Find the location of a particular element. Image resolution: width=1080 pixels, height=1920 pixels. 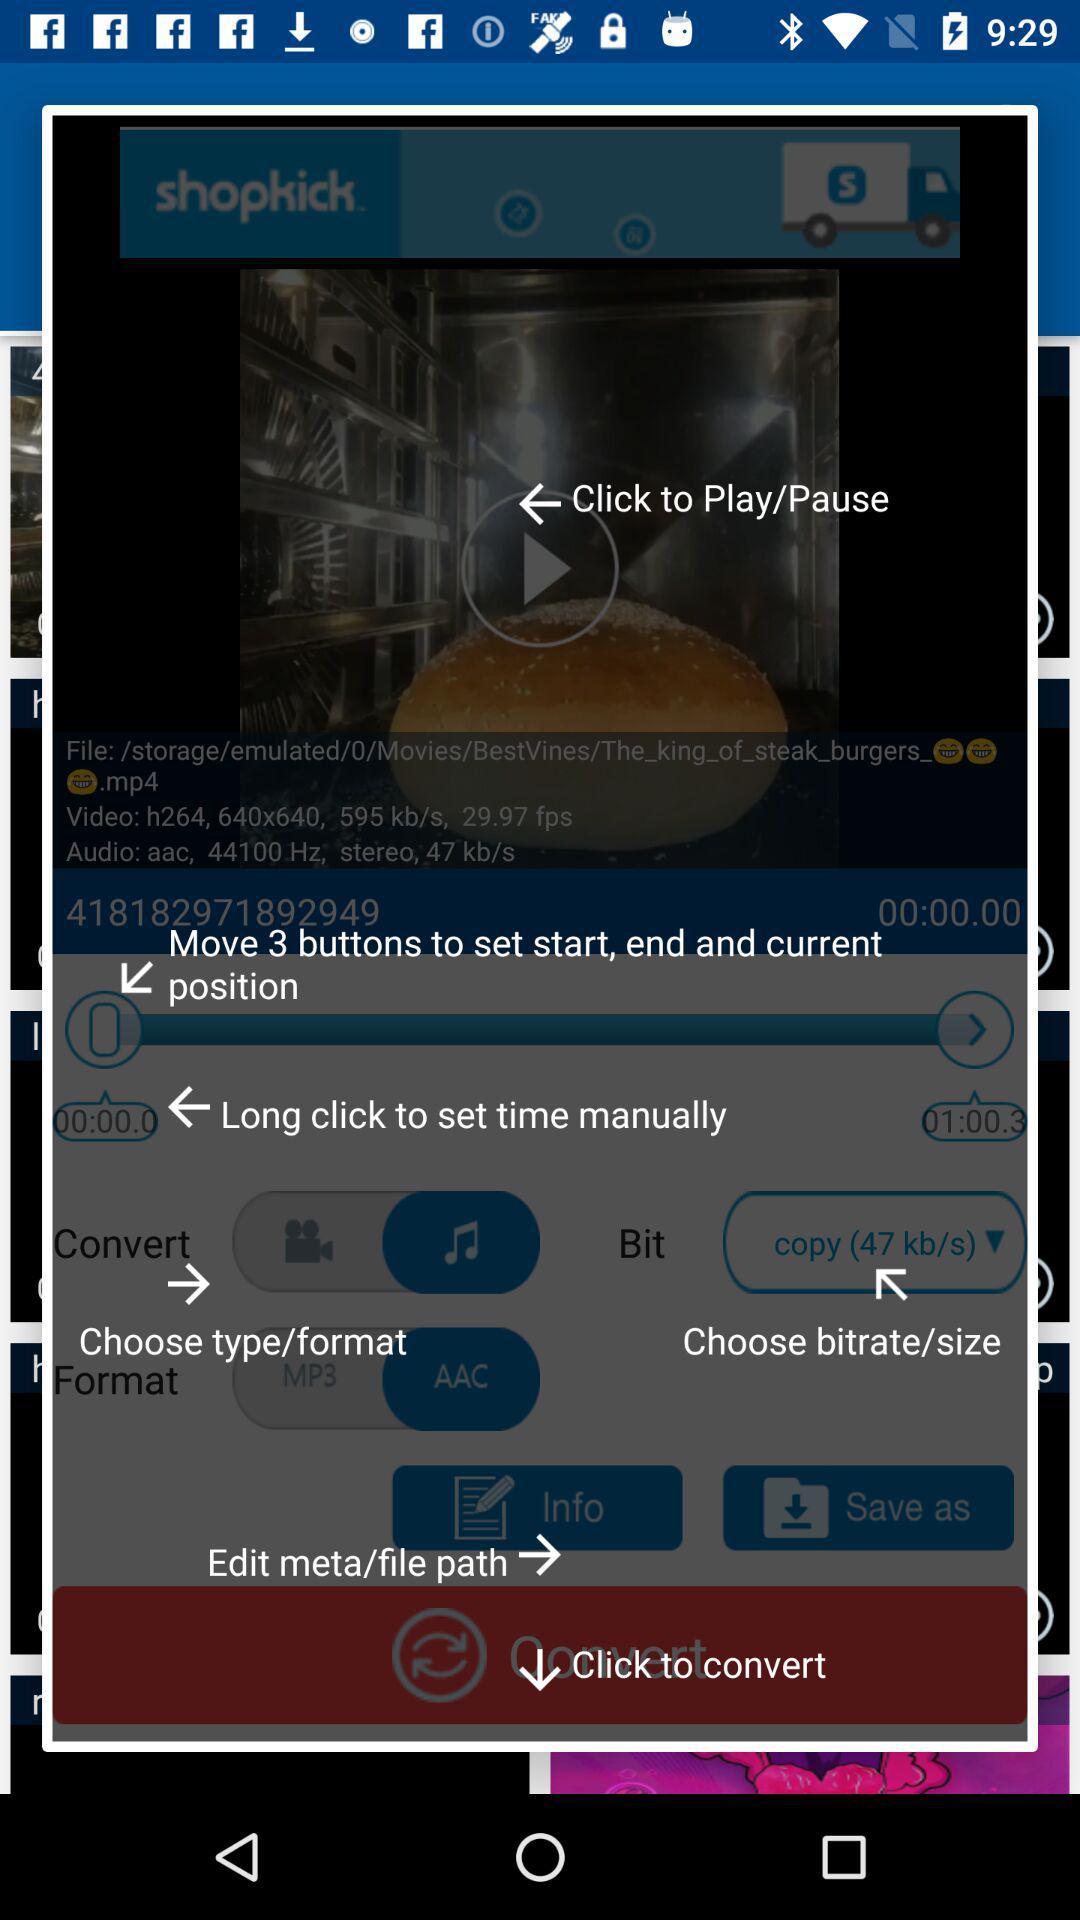

get information is located at coordinates (535, 1508).